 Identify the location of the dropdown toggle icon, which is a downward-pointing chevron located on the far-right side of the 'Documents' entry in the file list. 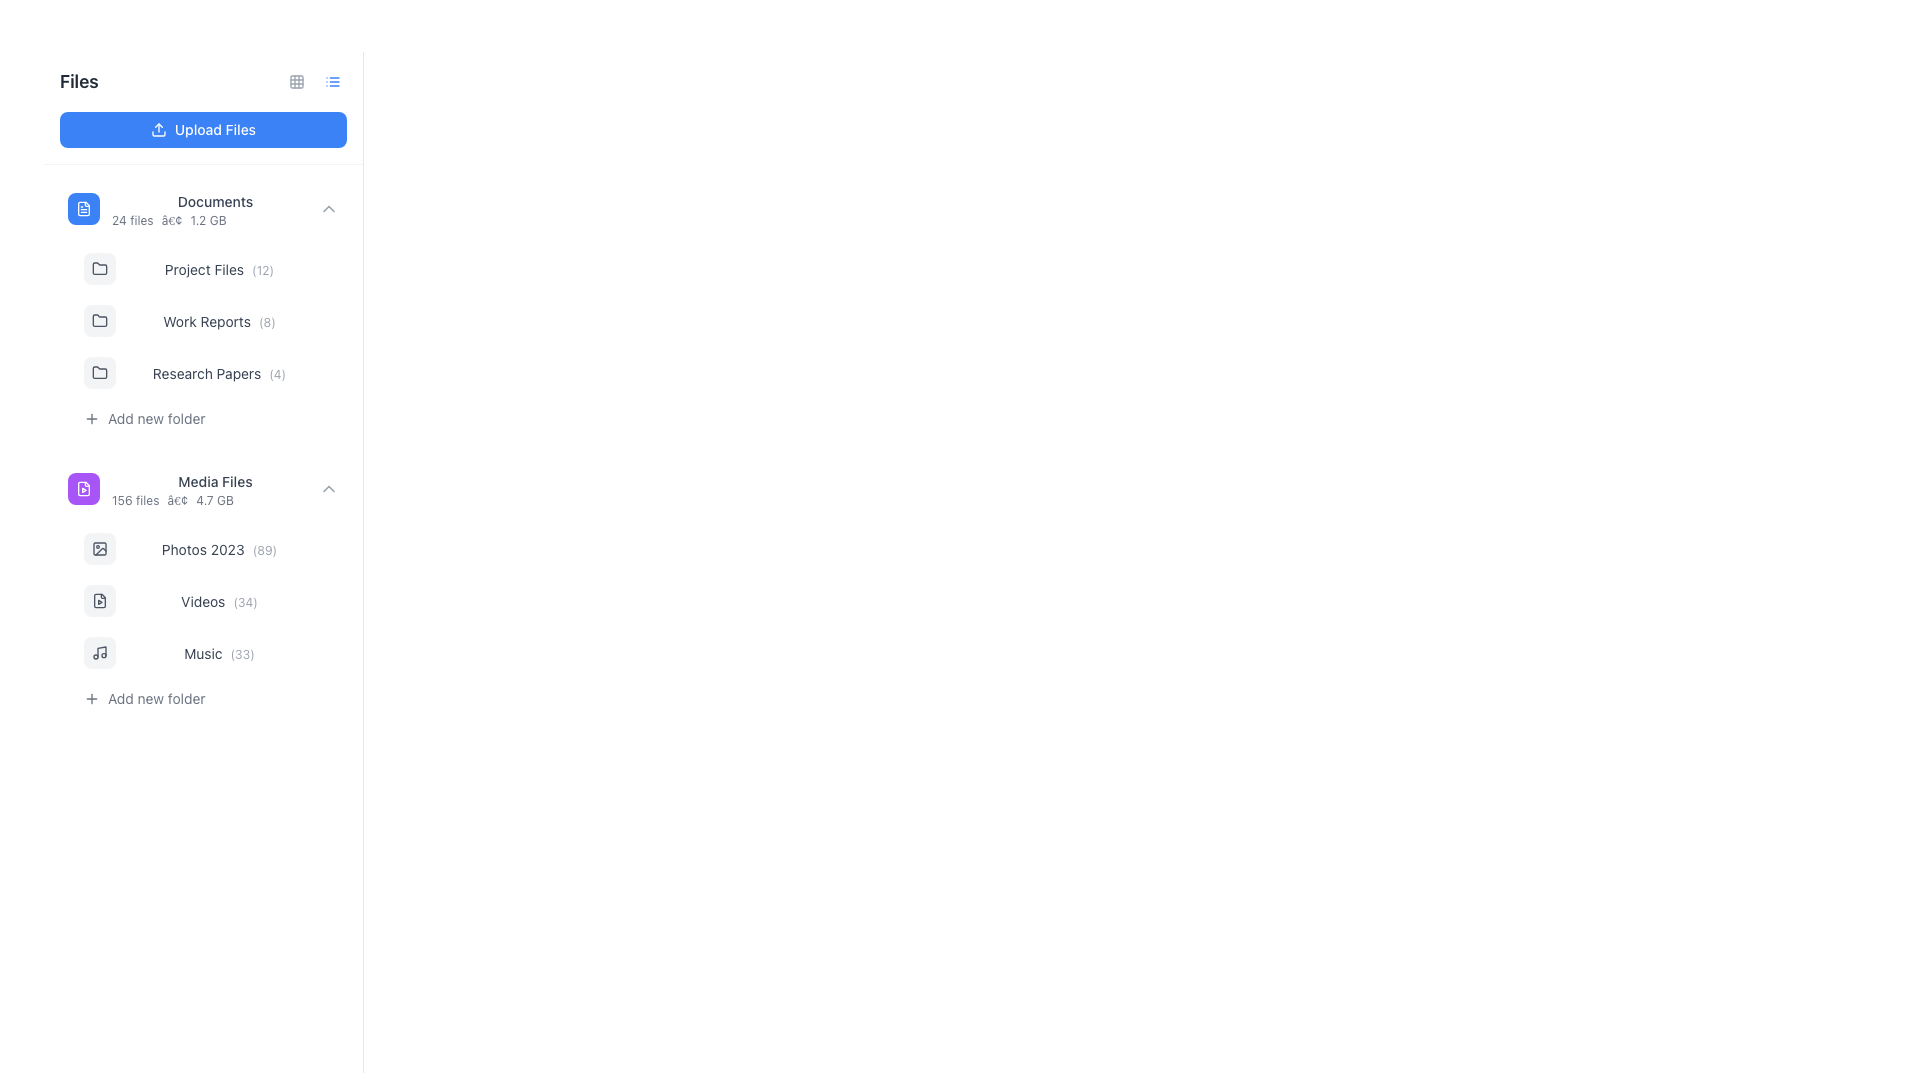
(329, 208).